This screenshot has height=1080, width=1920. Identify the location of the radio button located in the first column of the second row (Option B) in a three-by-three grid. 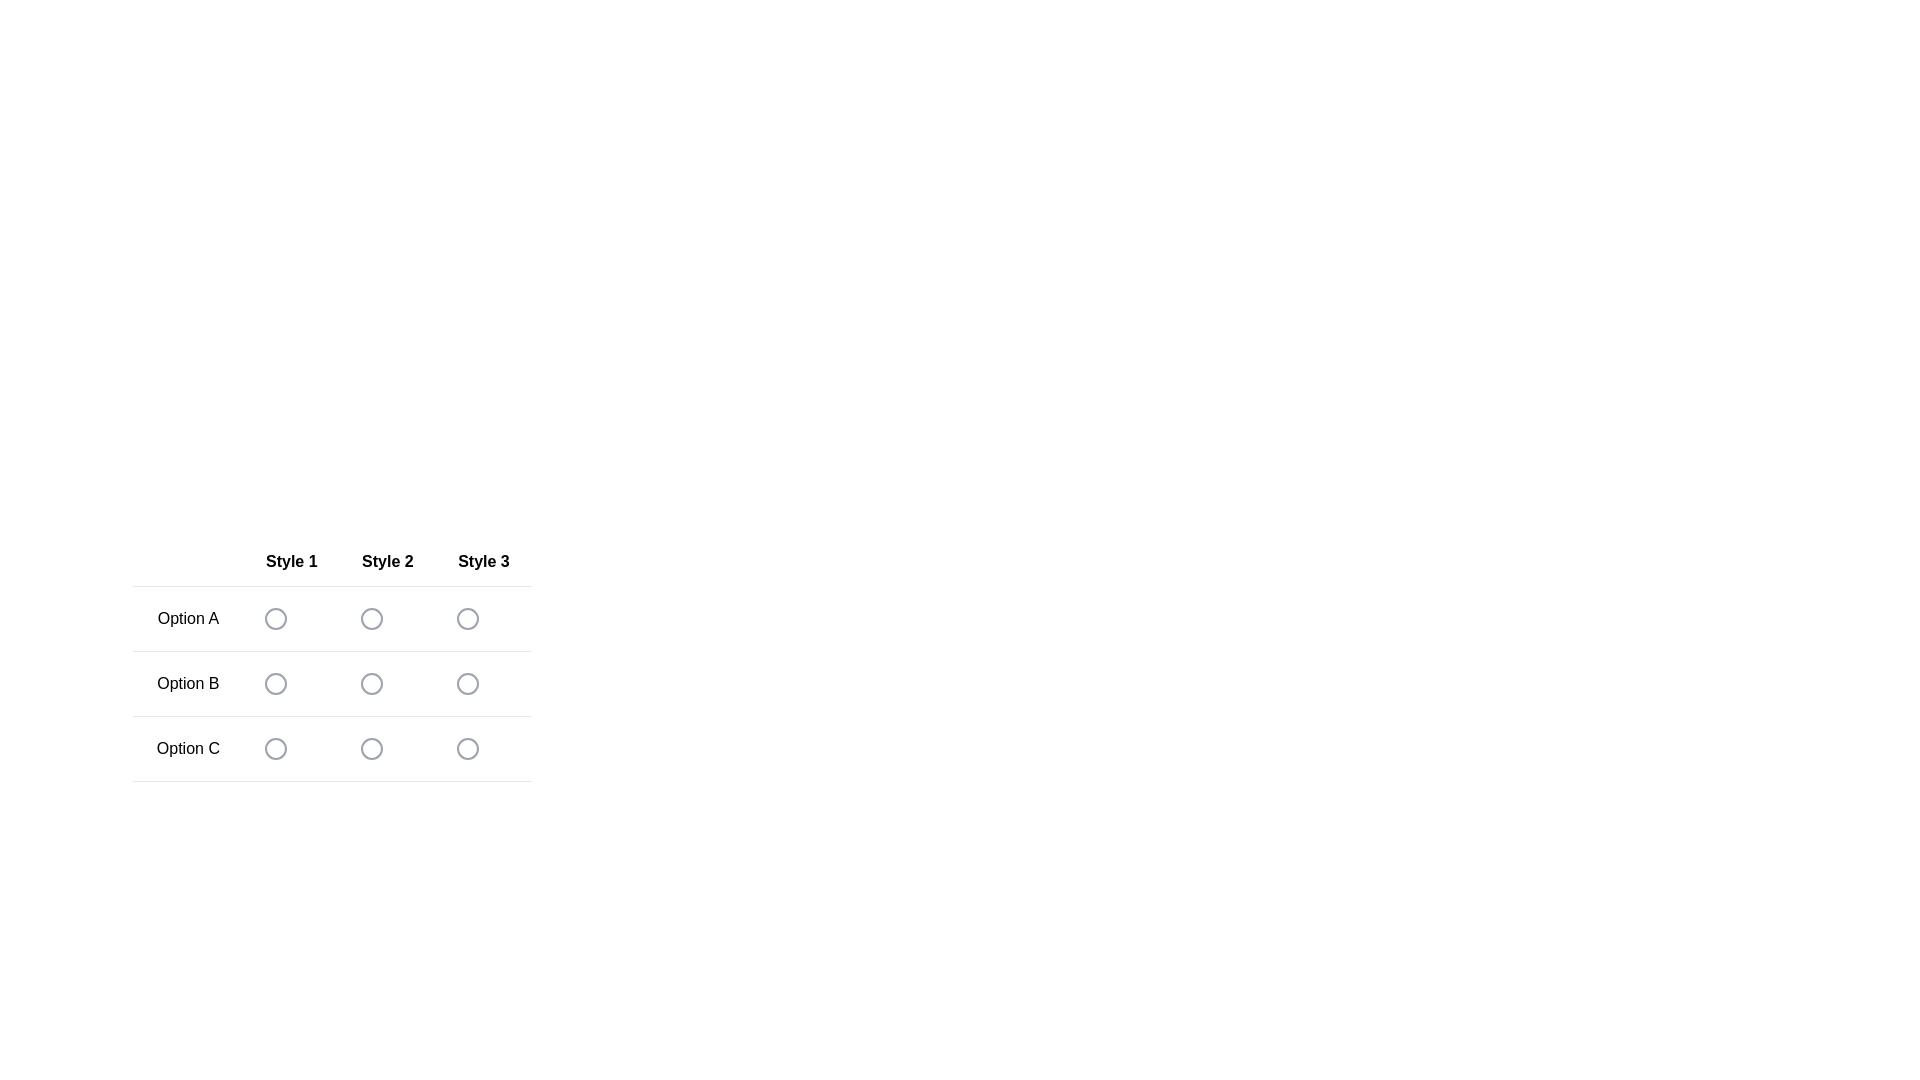
(274, 682).